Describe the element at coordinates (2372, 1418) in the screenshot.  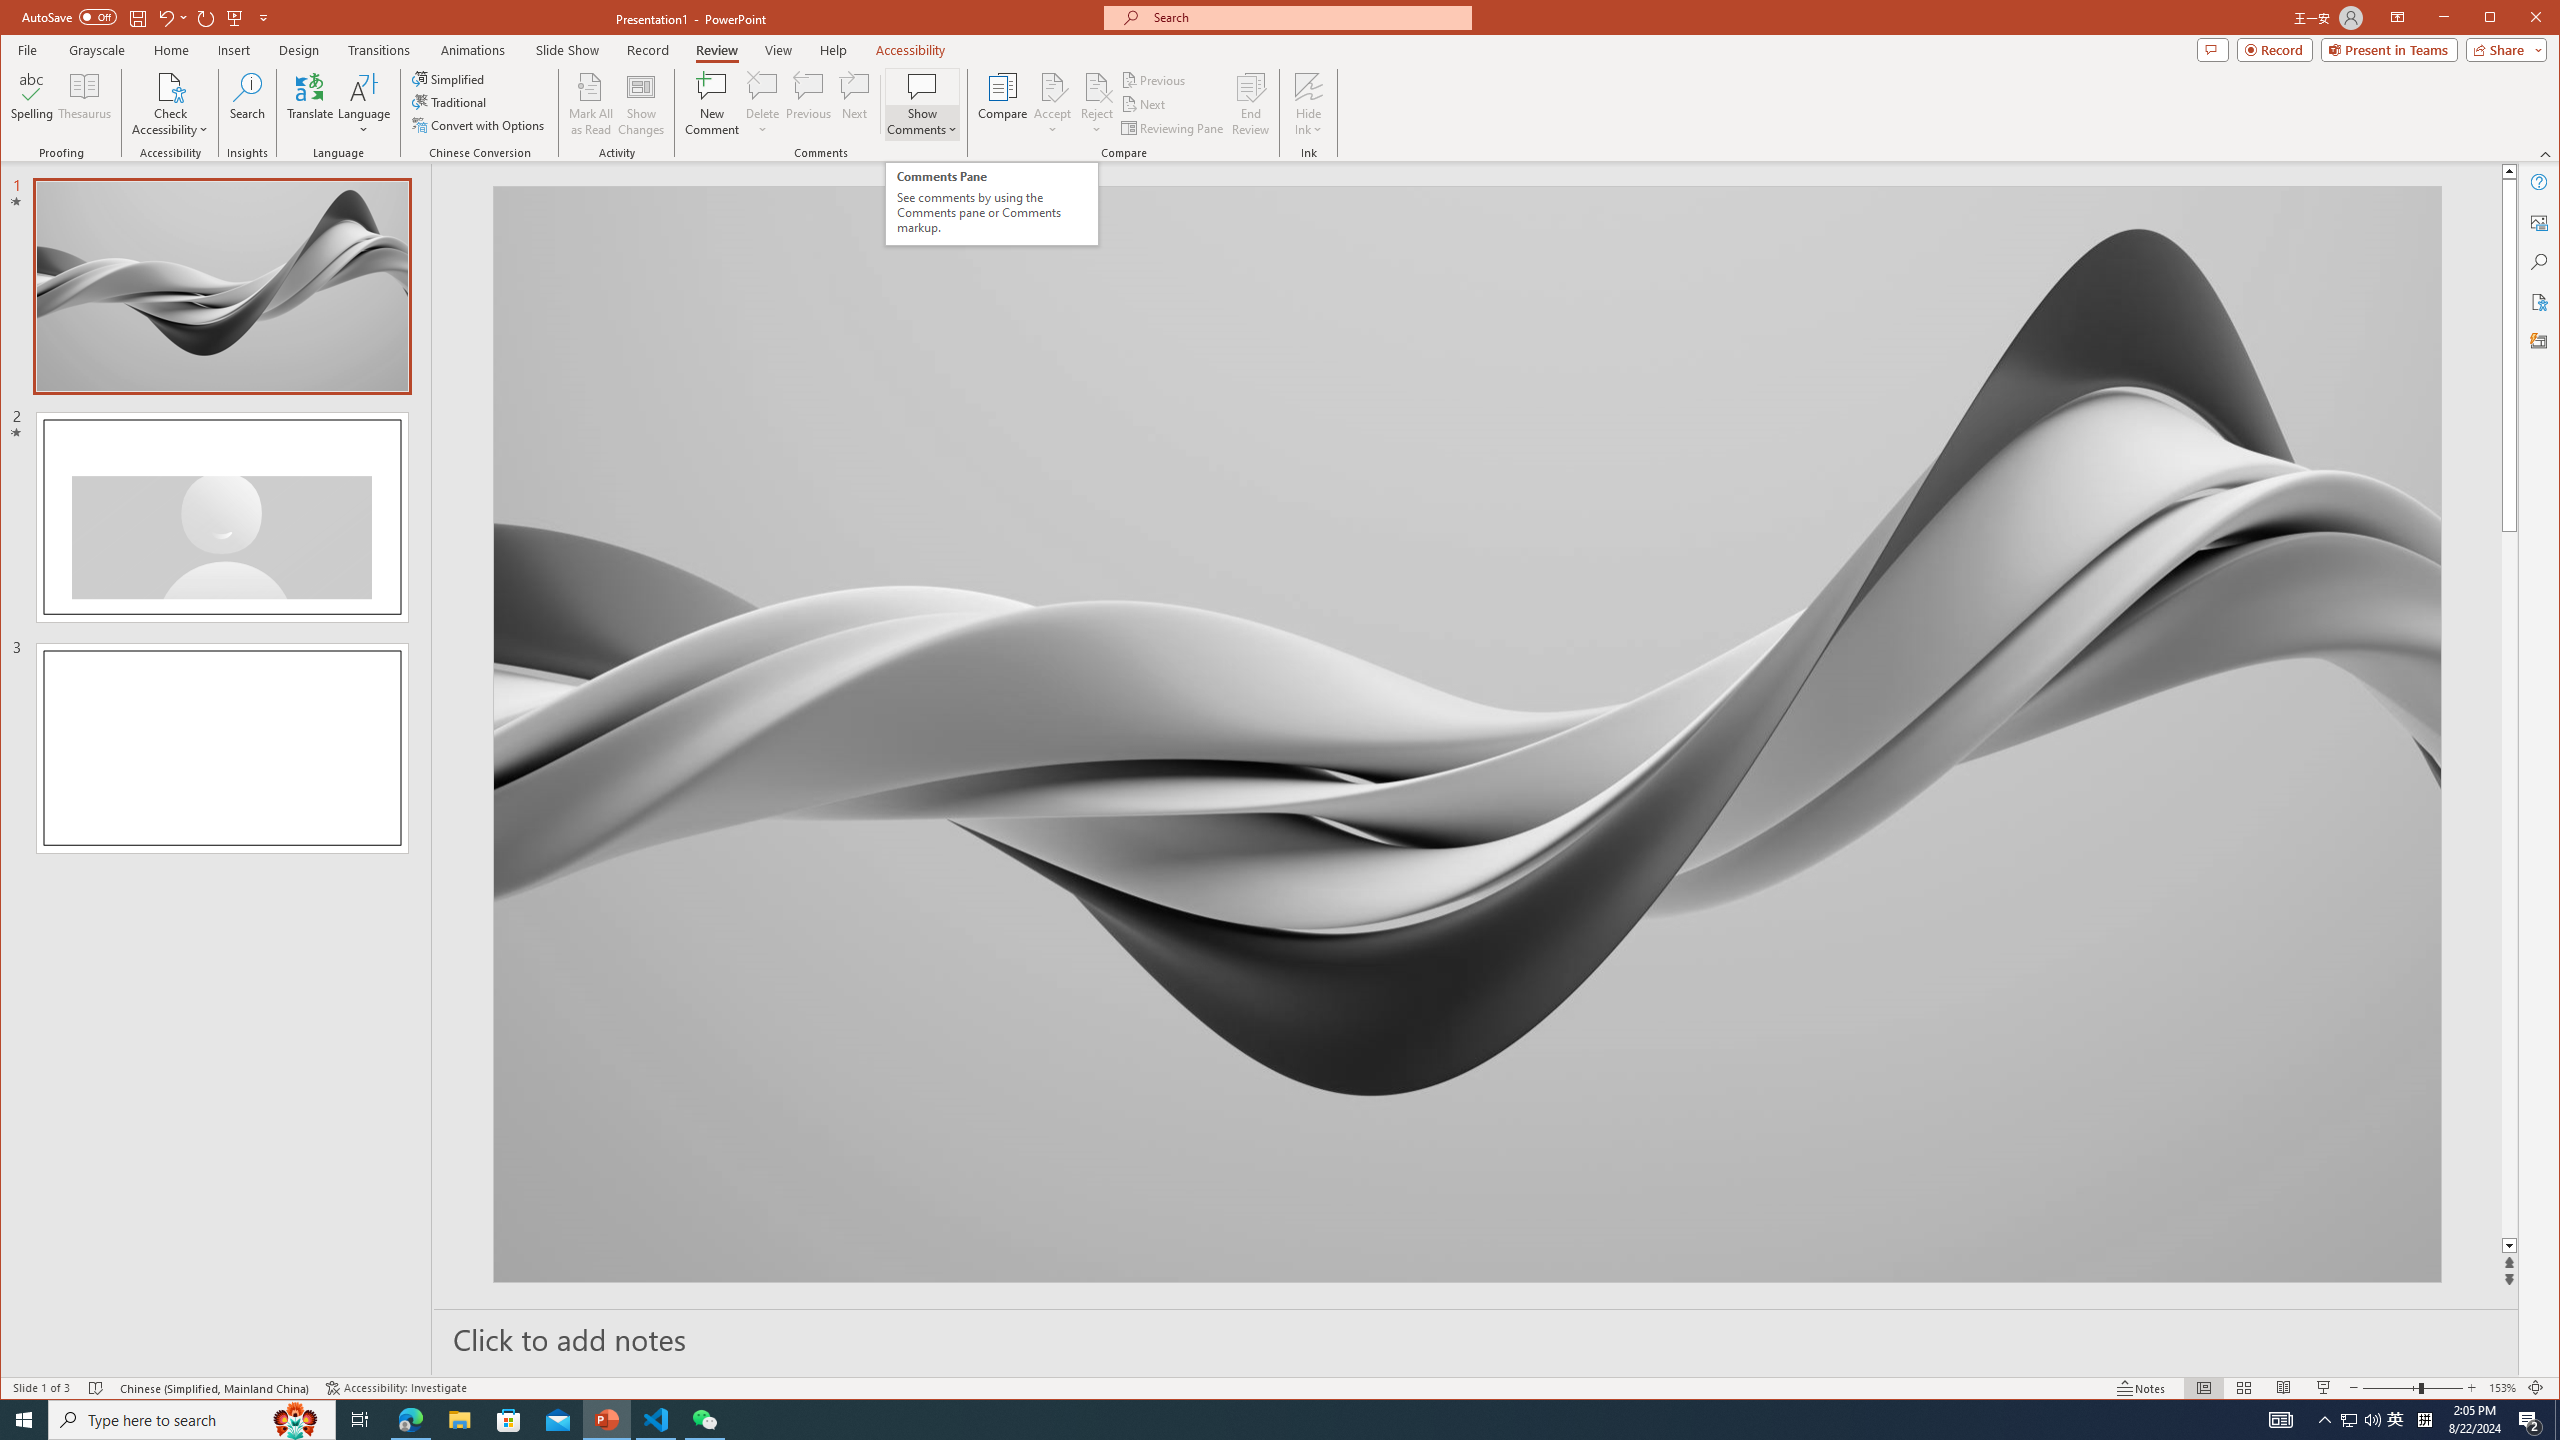
I see `'Q2790: 100%'` at that location.